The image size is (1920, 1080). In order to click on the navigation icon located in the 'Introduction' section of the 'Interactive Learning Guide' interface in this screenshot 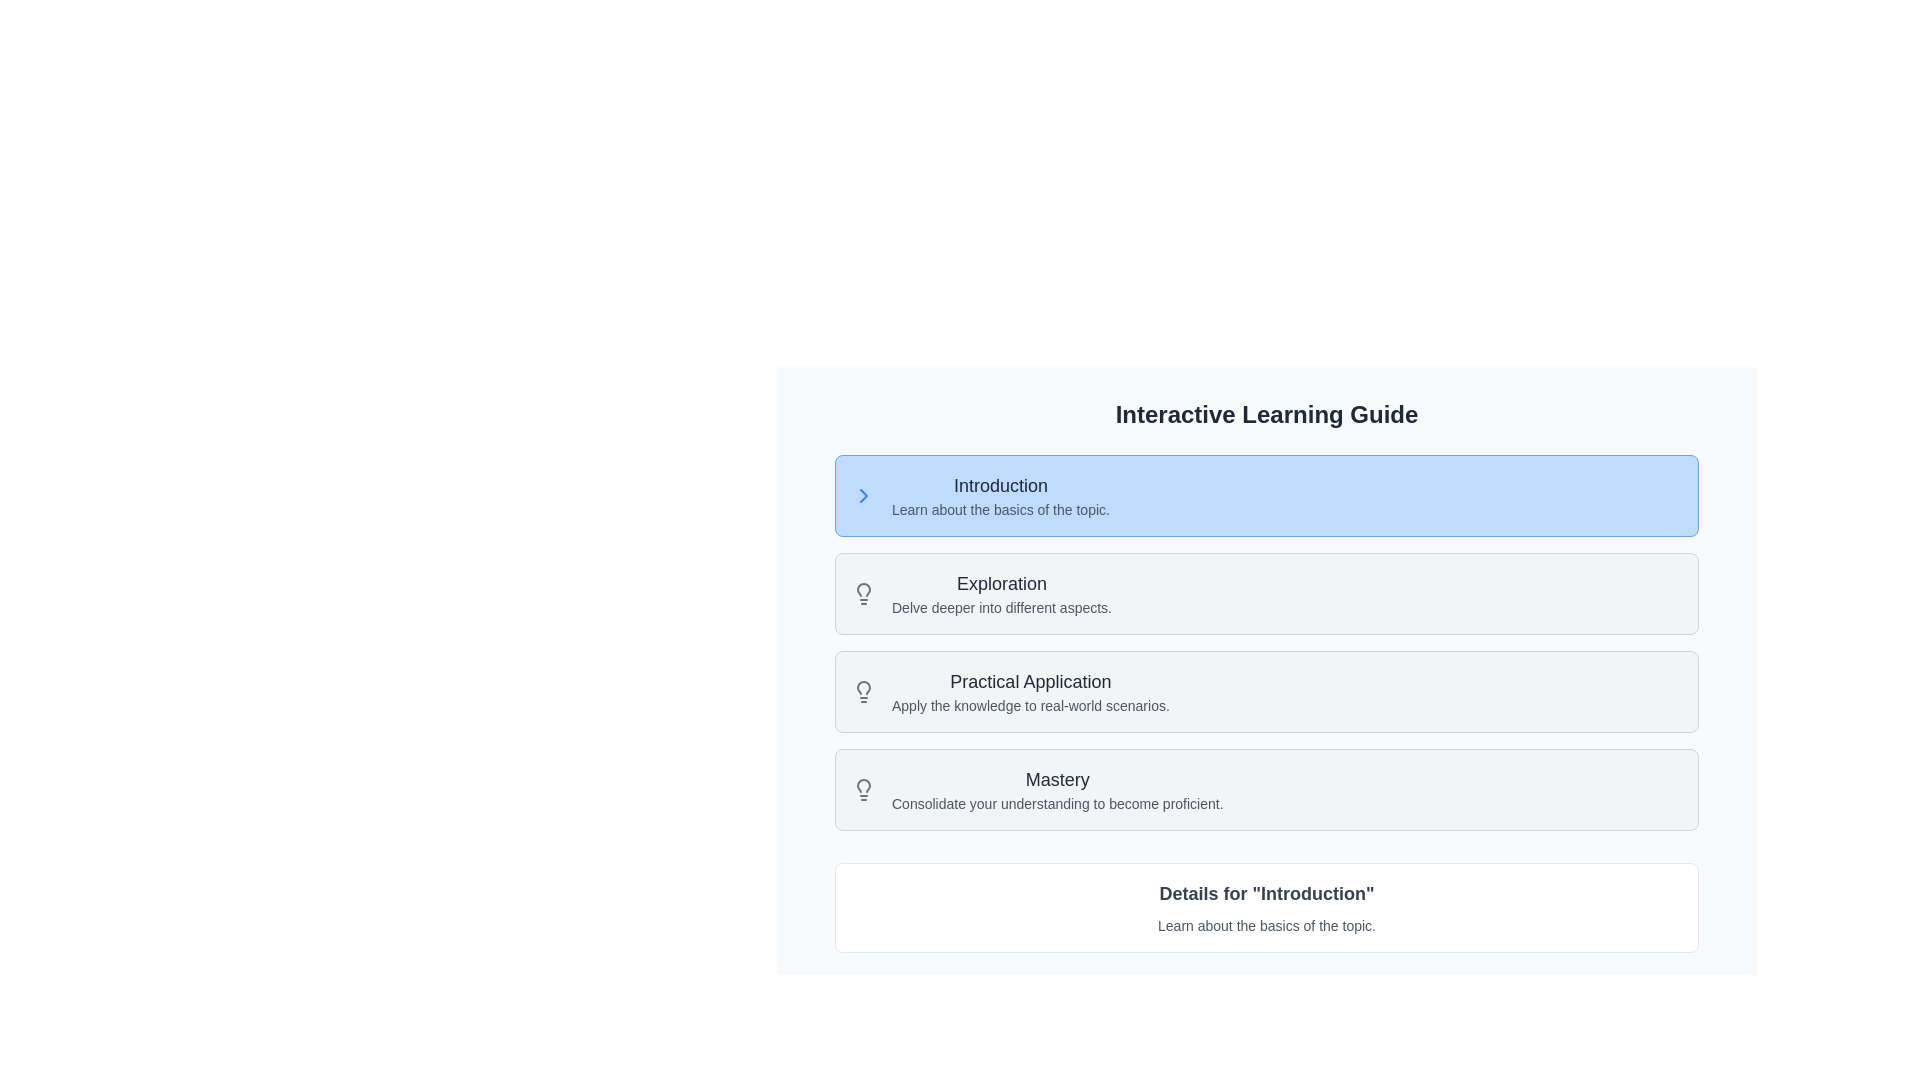, I will do `click(864, 495)`.